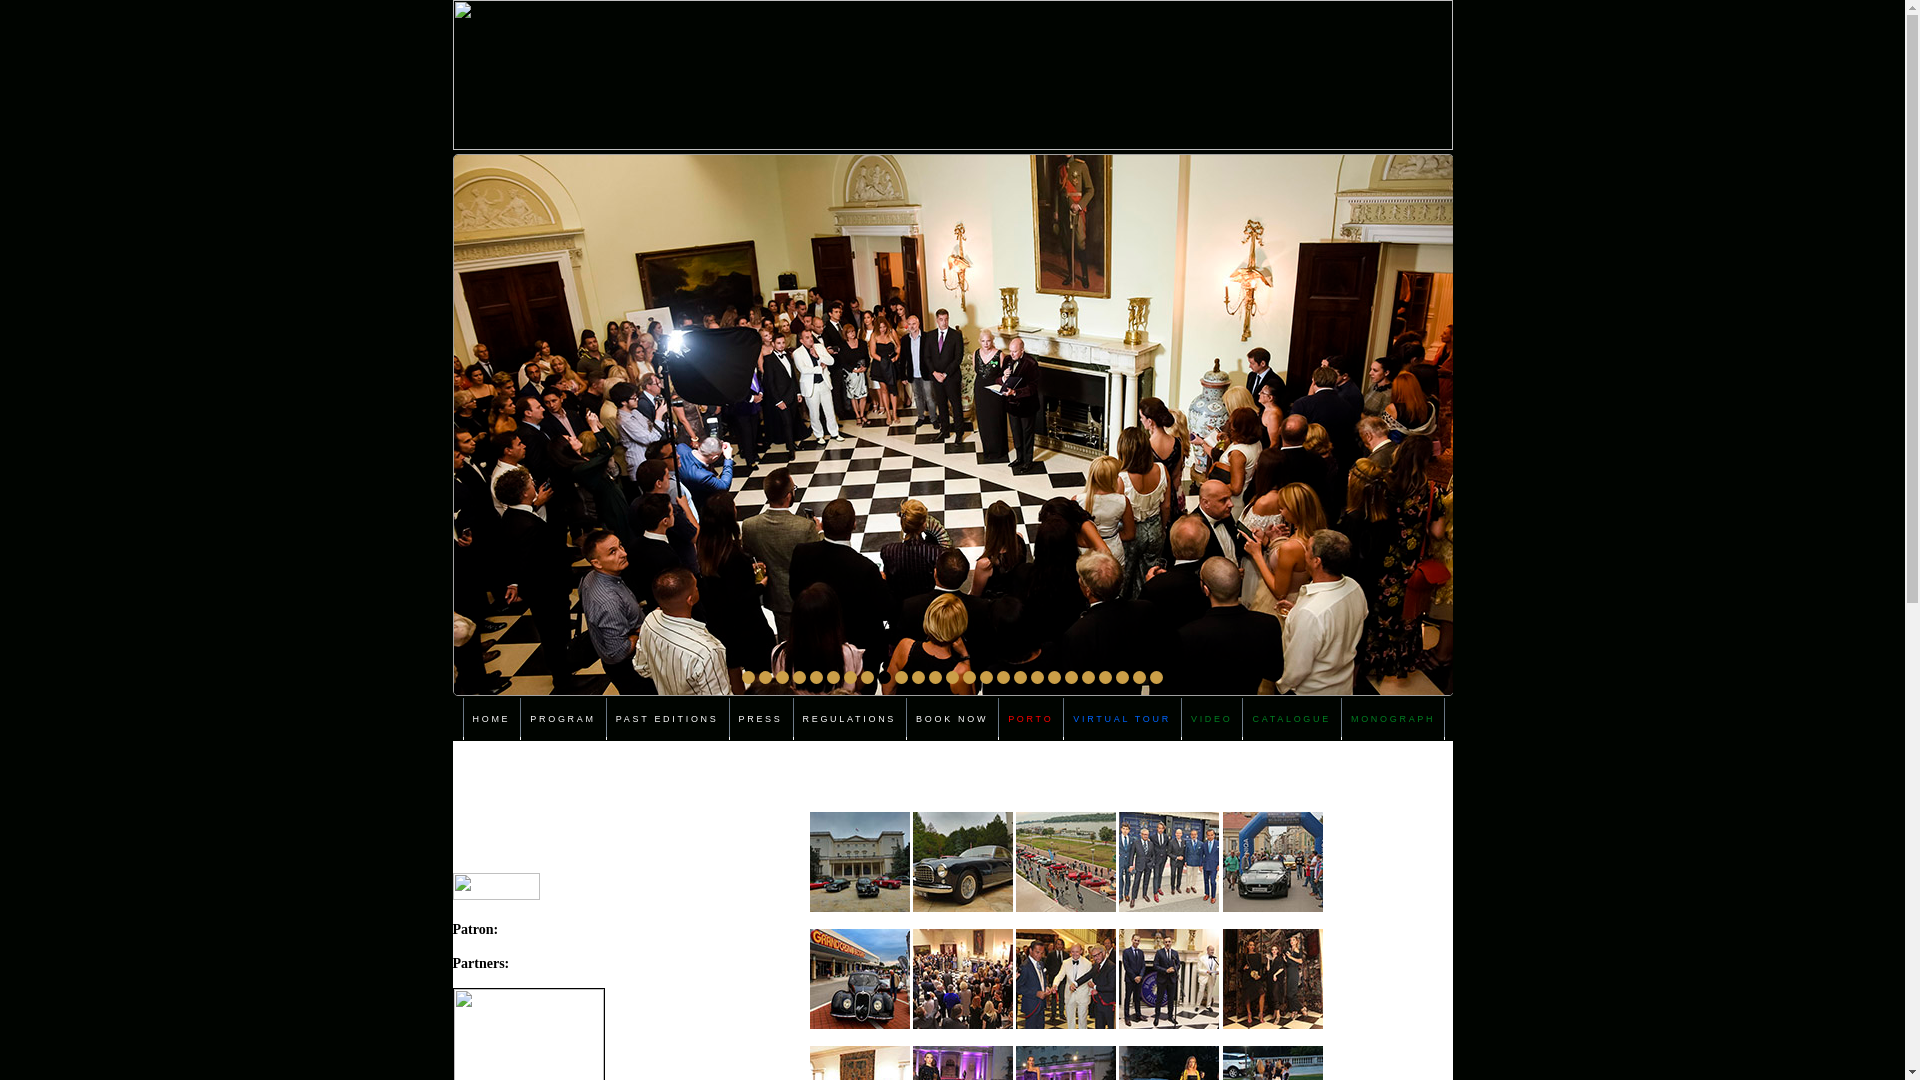 This screenshot has height=1080, width=1920. What do you see at coordinates (758, 717) in the screenshot?
I see `'PRESS'` at bounding box center [758, 717].